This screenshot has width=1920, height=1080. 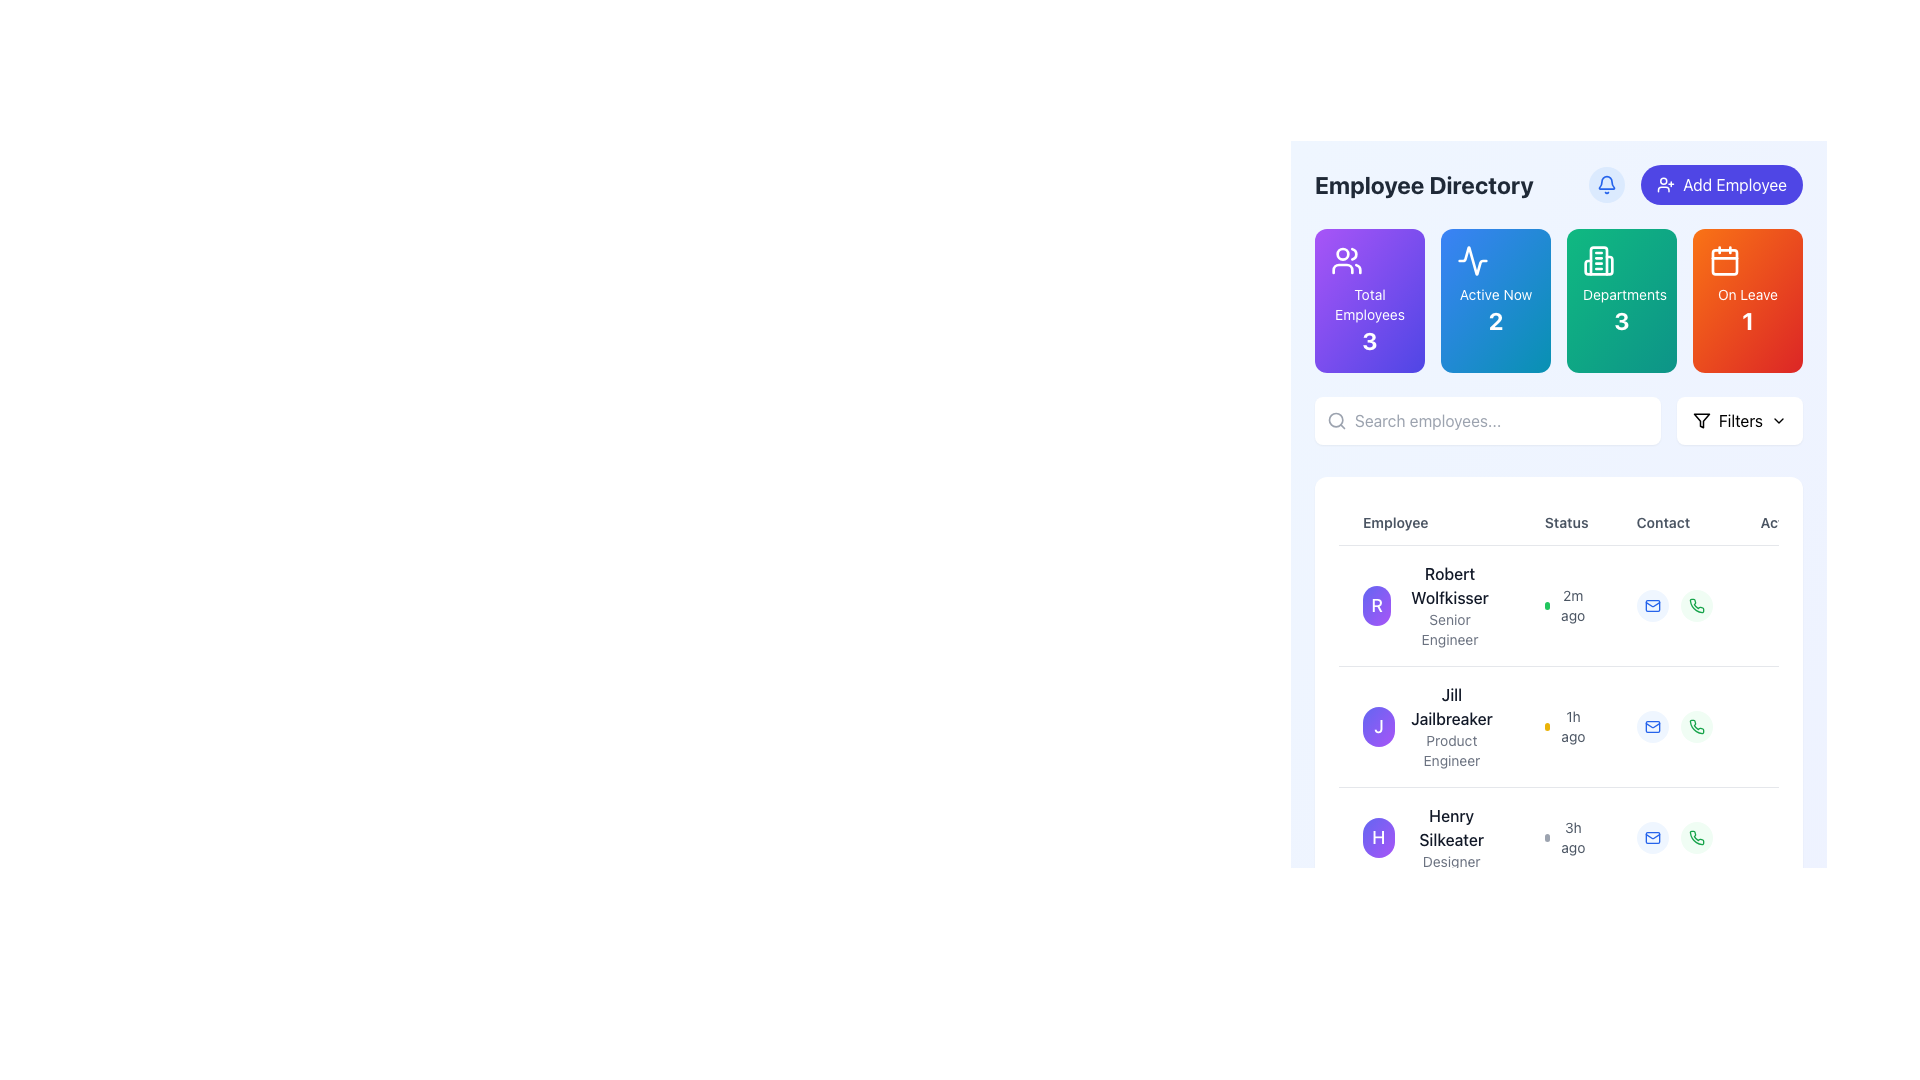 What do you see at coordinates (1451, 751) in the screenshot?
I see `the text label displaying the job title of 'Jill Jailbreaker', located in the 'Employee' column directly below their name` at bounding box center [1451, 751].